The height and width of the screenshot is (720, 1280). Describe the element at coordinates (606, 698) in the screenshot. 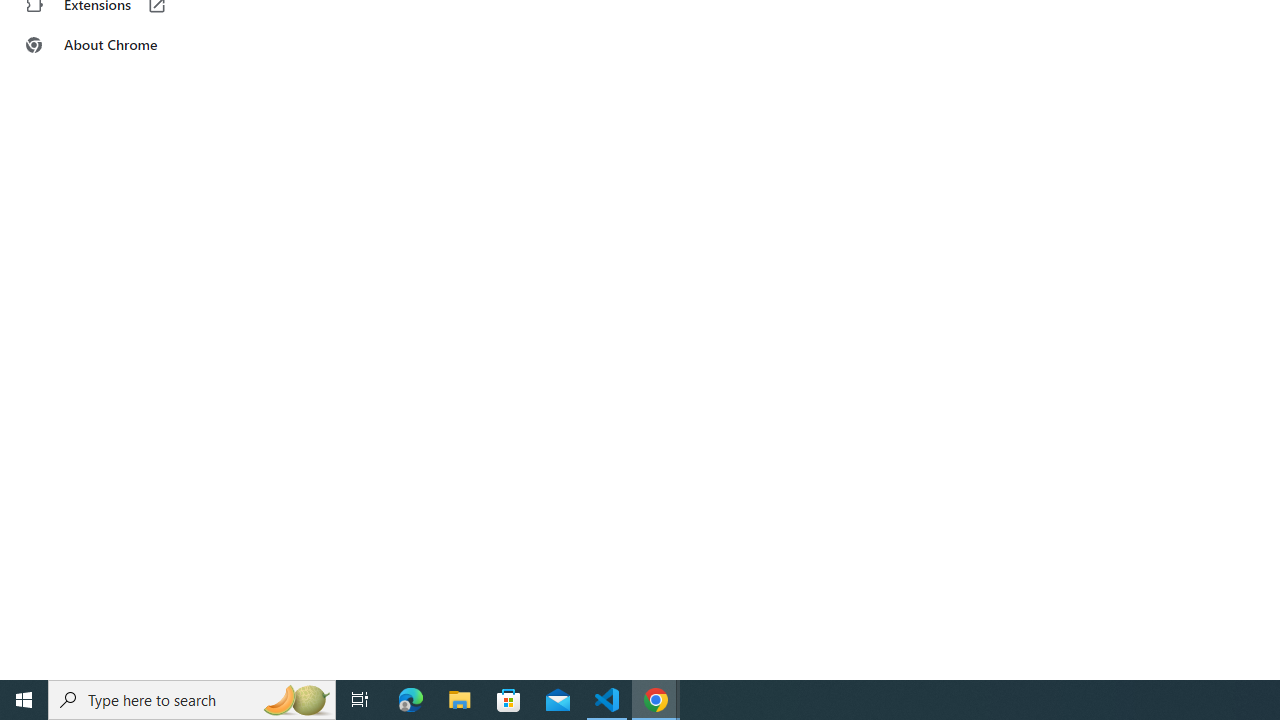

I see `'Visual Studio Code - 1 running window'` at that location.